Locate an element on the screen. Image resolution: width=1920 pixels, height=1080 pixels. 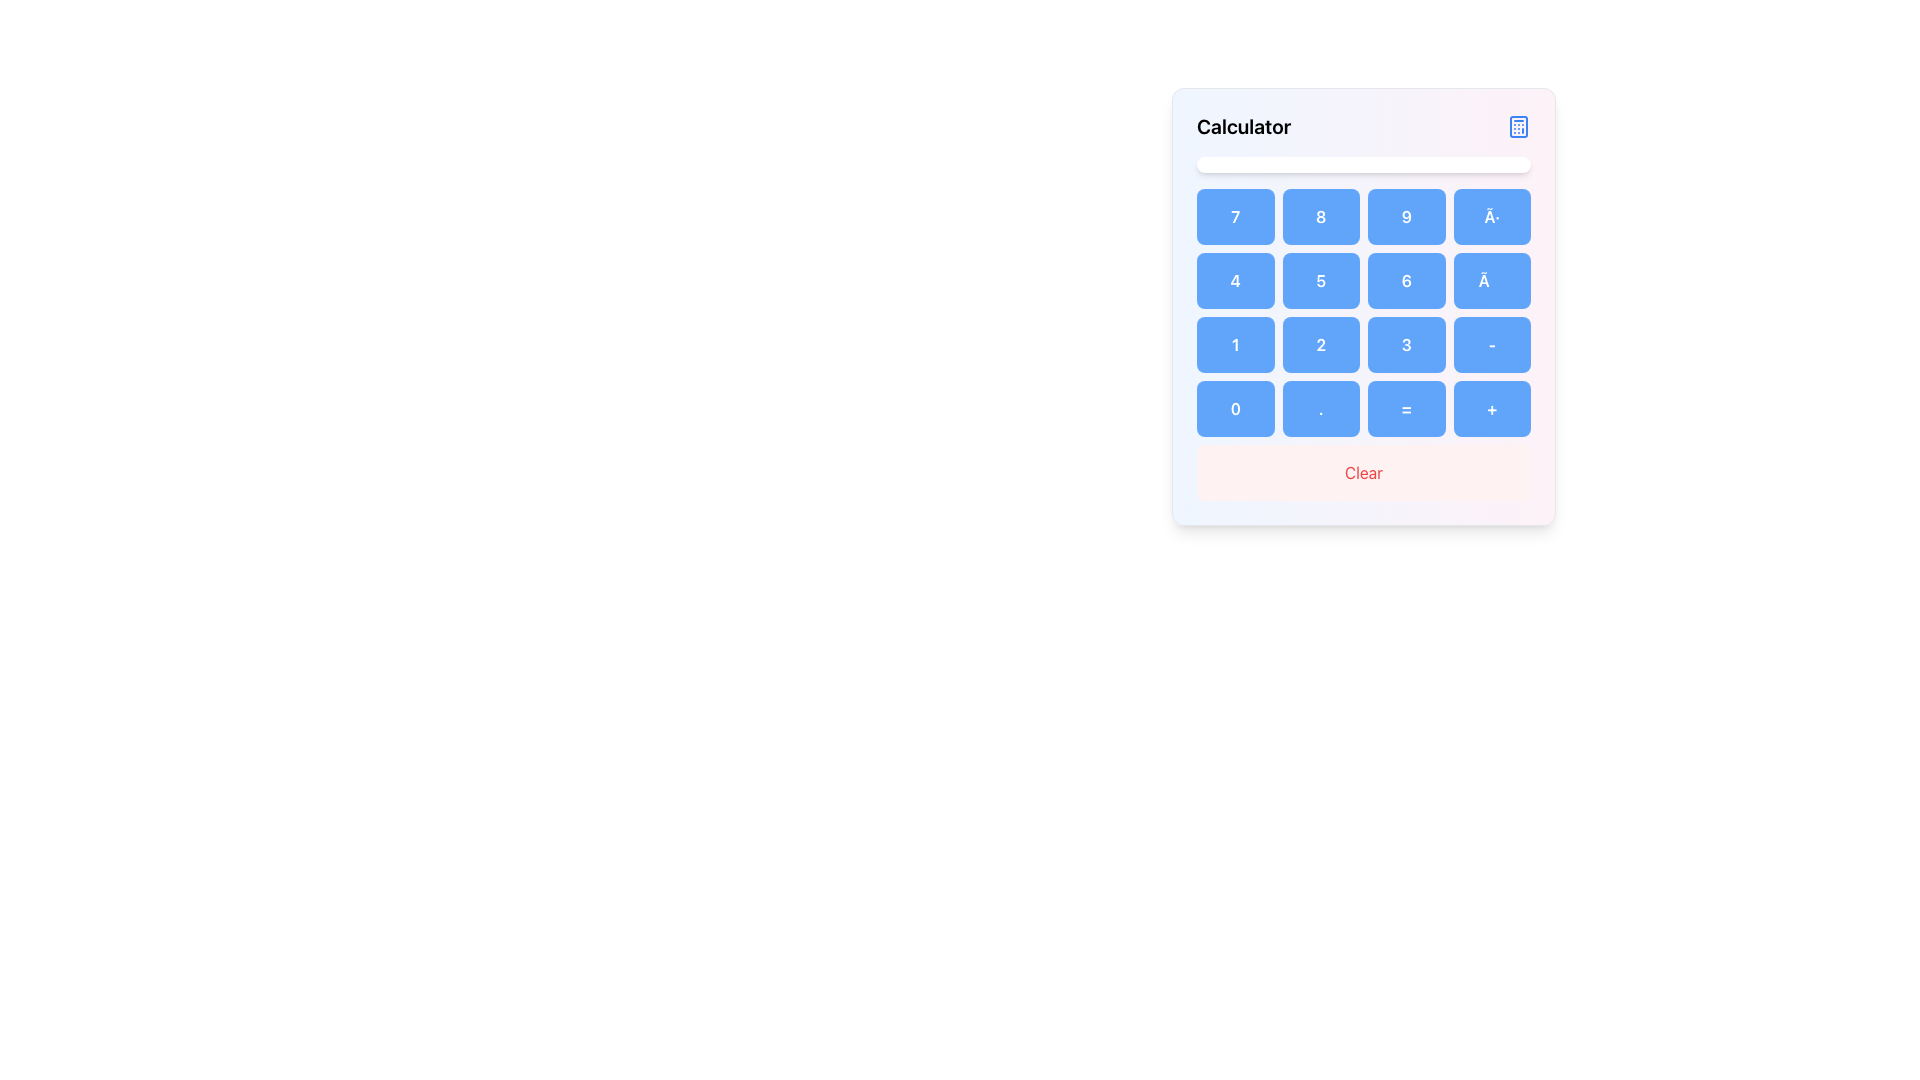
the blue button displaying the number '6' in white text, located in the second row and third column of the calculator layout, to input '6' is located at coordinates (1405, 281).